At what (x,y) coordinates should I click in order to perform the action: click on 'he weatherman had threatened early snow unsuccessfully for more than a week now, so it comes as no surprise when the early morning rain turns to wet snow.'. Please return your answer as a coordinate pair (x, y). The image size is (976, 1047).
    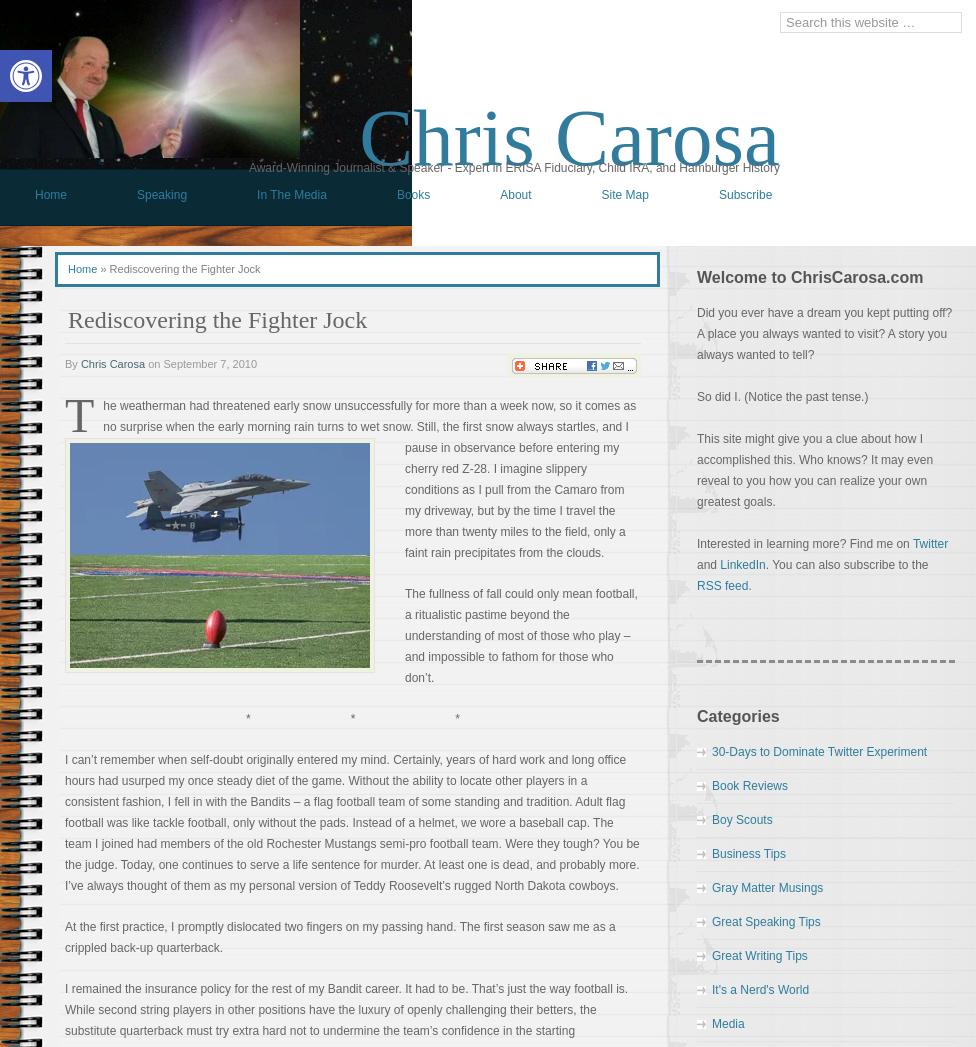
    Looking at the image, I should click on (368, 415).